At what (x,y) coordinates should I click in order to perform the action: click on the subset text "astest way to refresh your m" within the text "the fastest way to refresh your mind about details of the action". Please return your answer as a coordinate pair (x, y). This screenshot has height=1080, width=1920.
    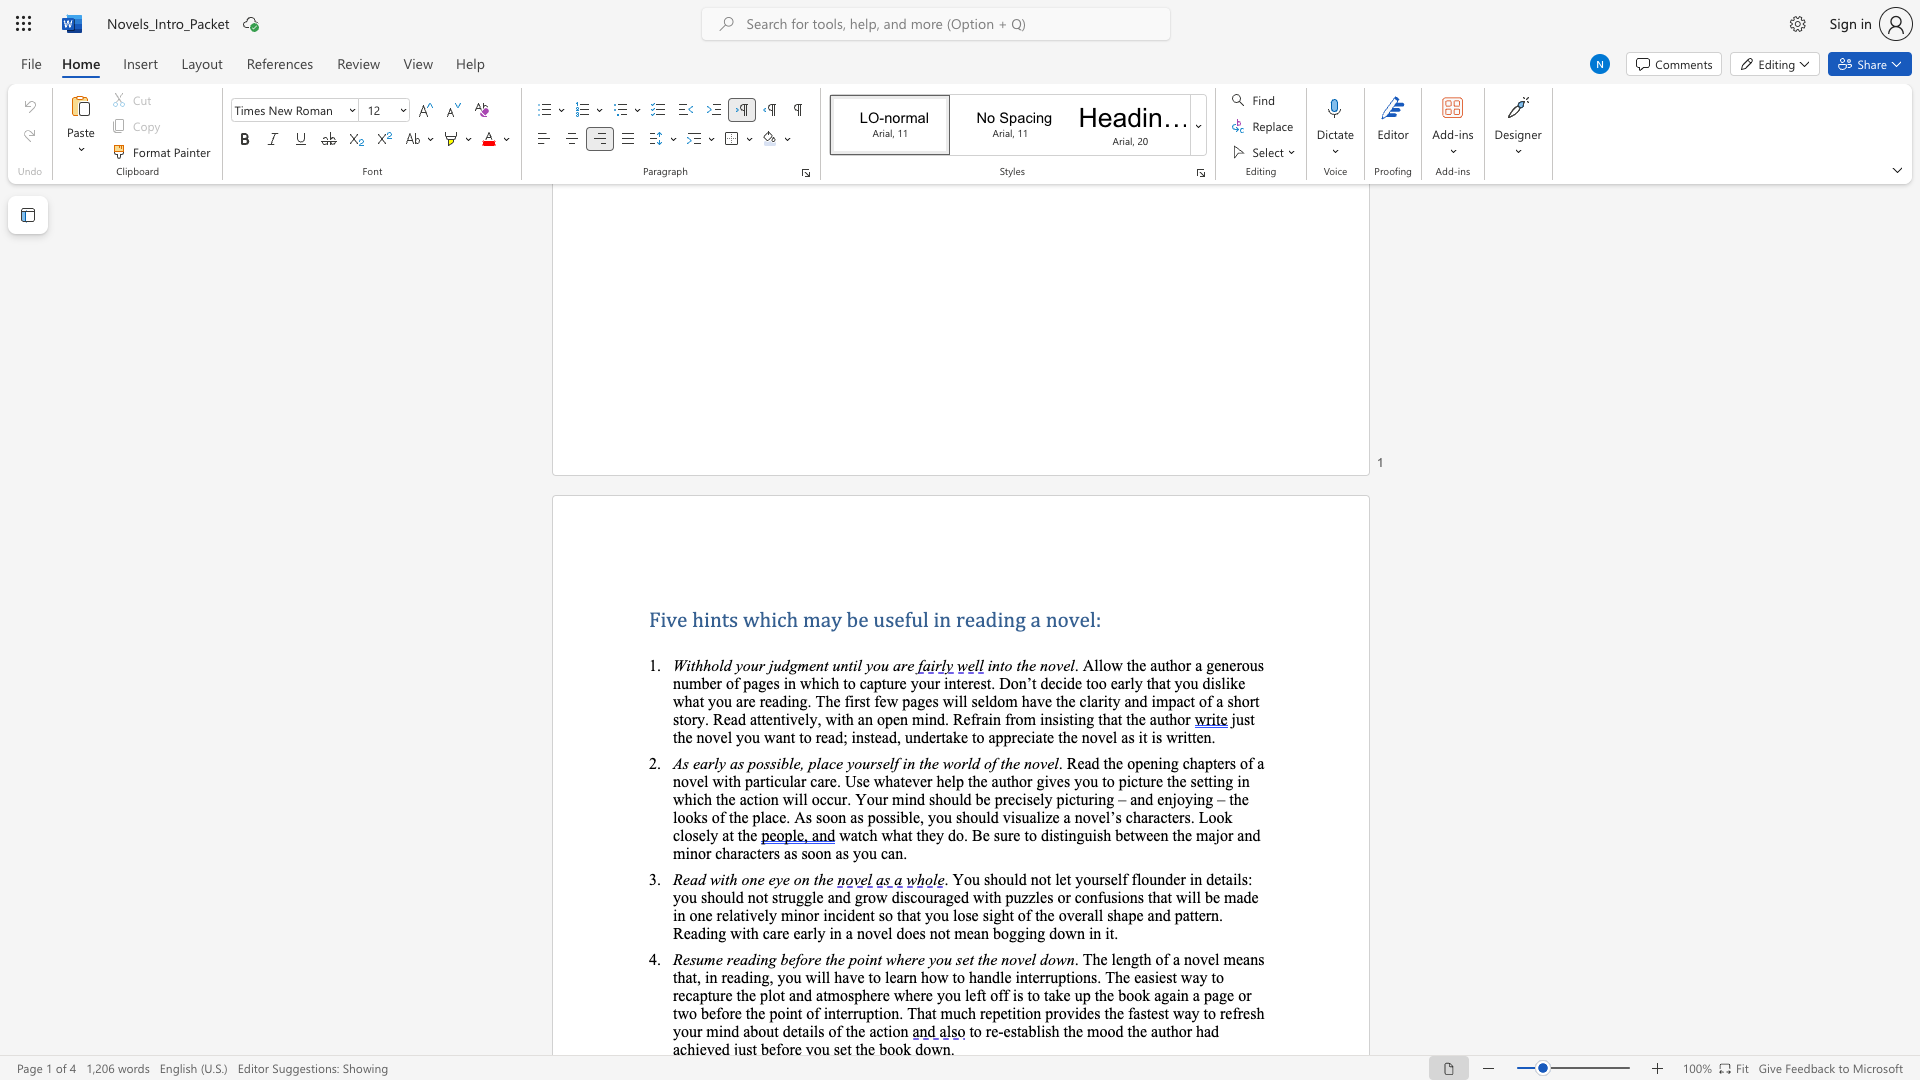
    Looking at the image, I should click on (1133, 1013).